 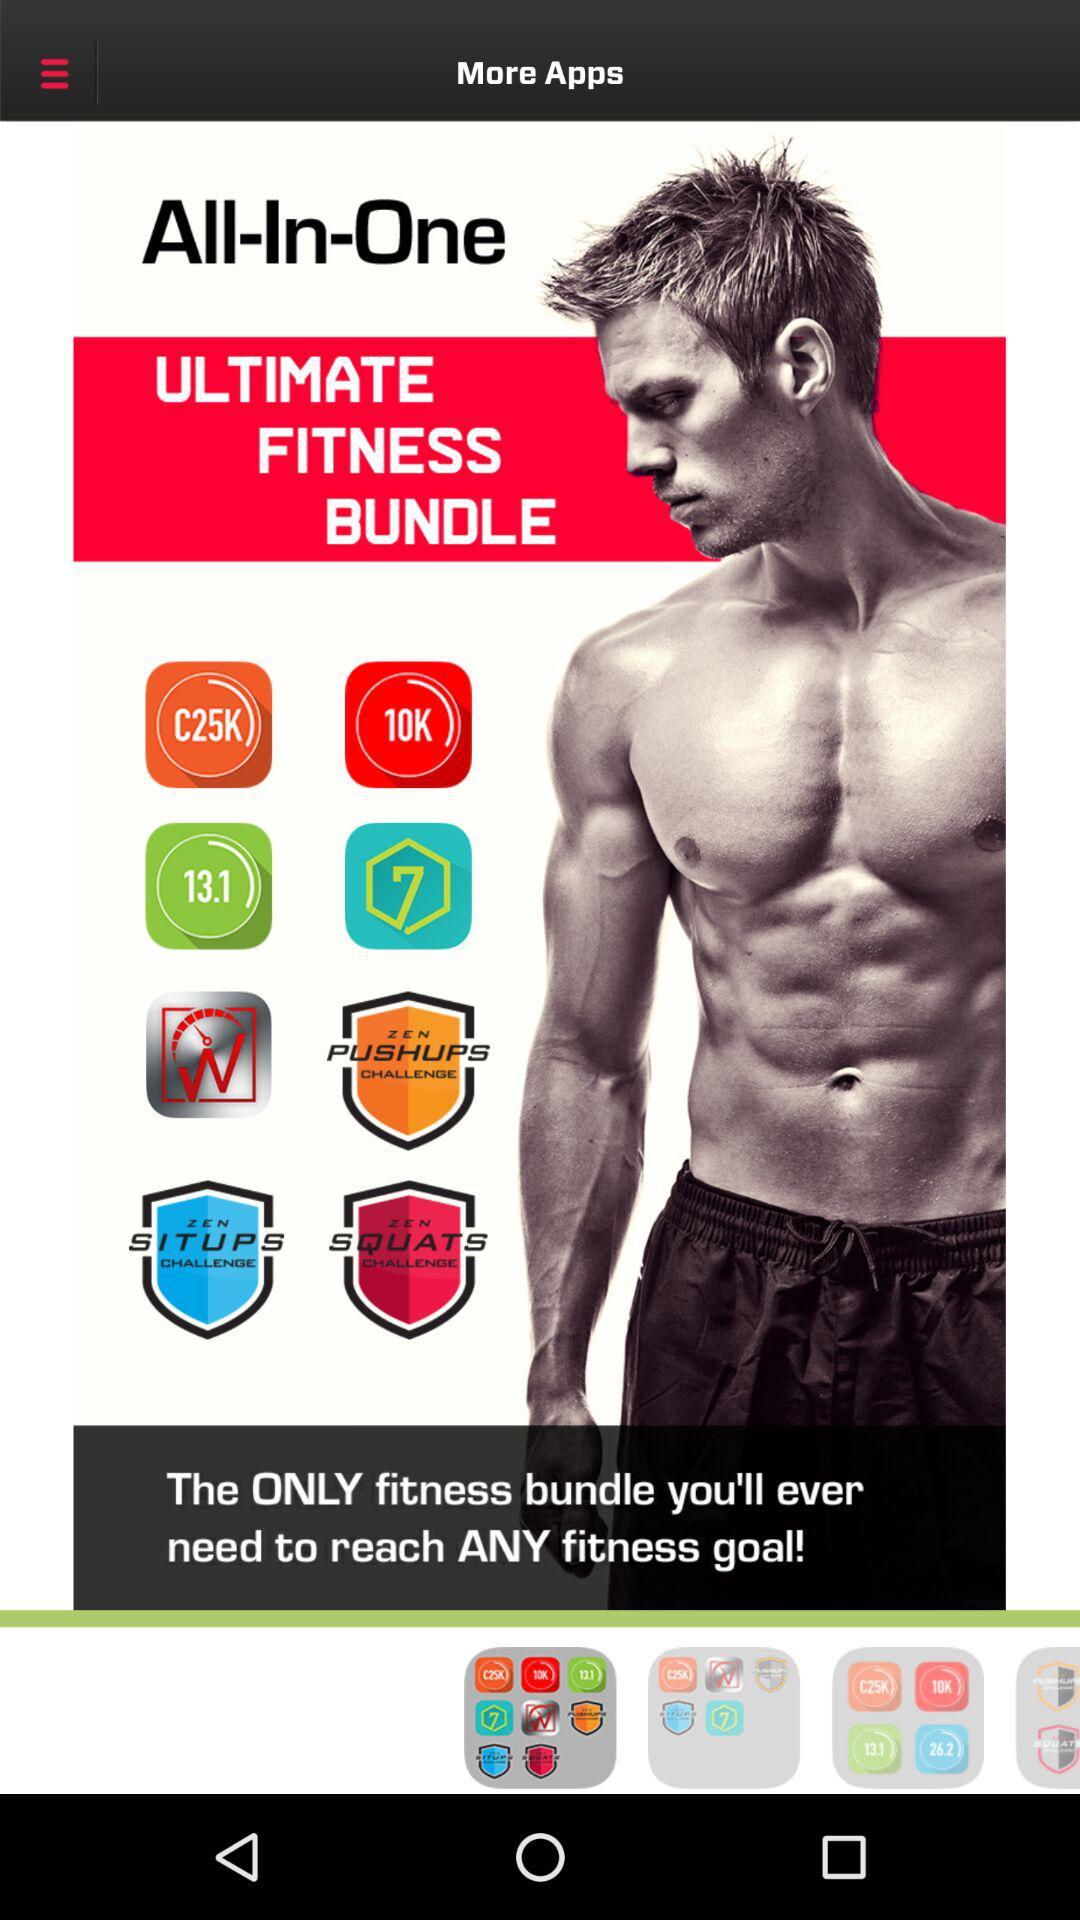 What do you see at coordinates (407, 1069) in the screenshot?
I see `click the pushups batch icon` at bounding box center [407, 1069].